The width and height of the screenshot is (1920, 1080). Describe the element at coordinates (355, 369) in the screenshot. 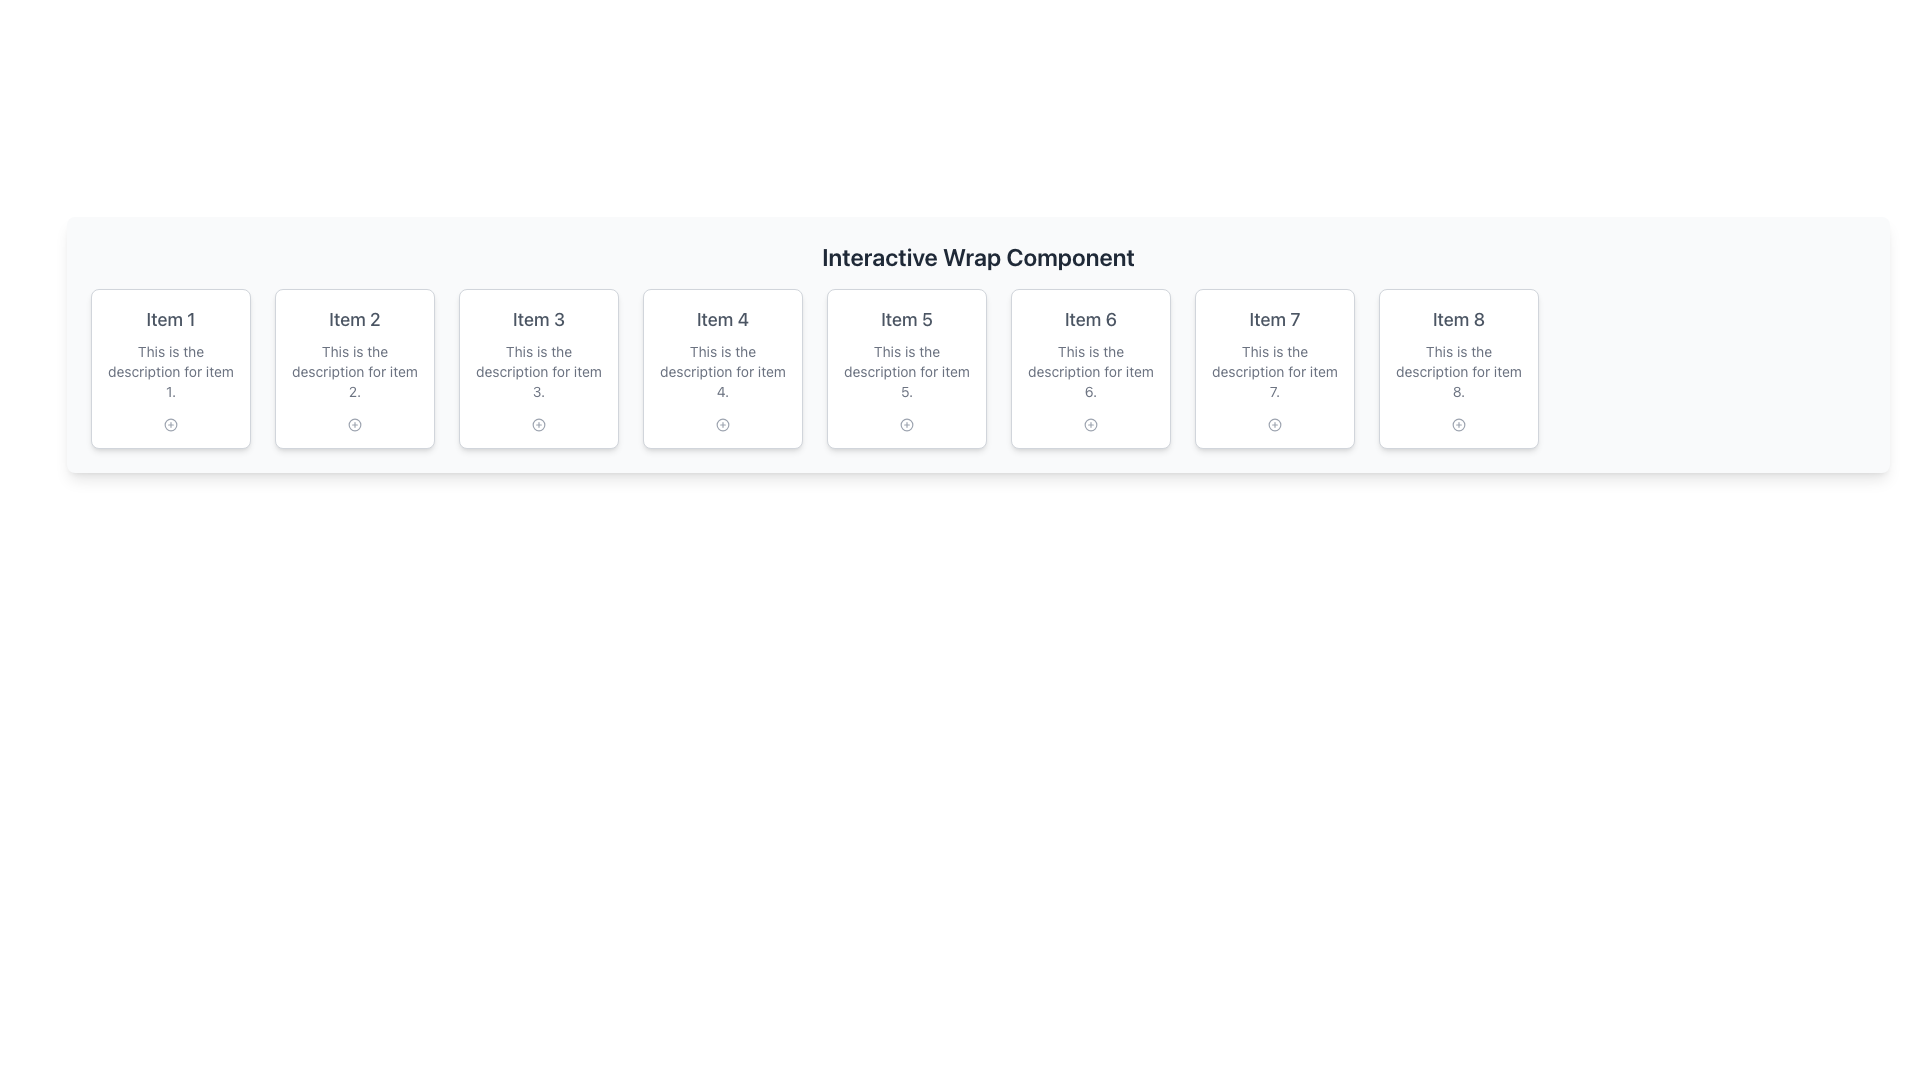

I see `title and description on the interactive card for 'Item 2', which is the second card in a horizontally-aligned grid of similar cards` at that location.